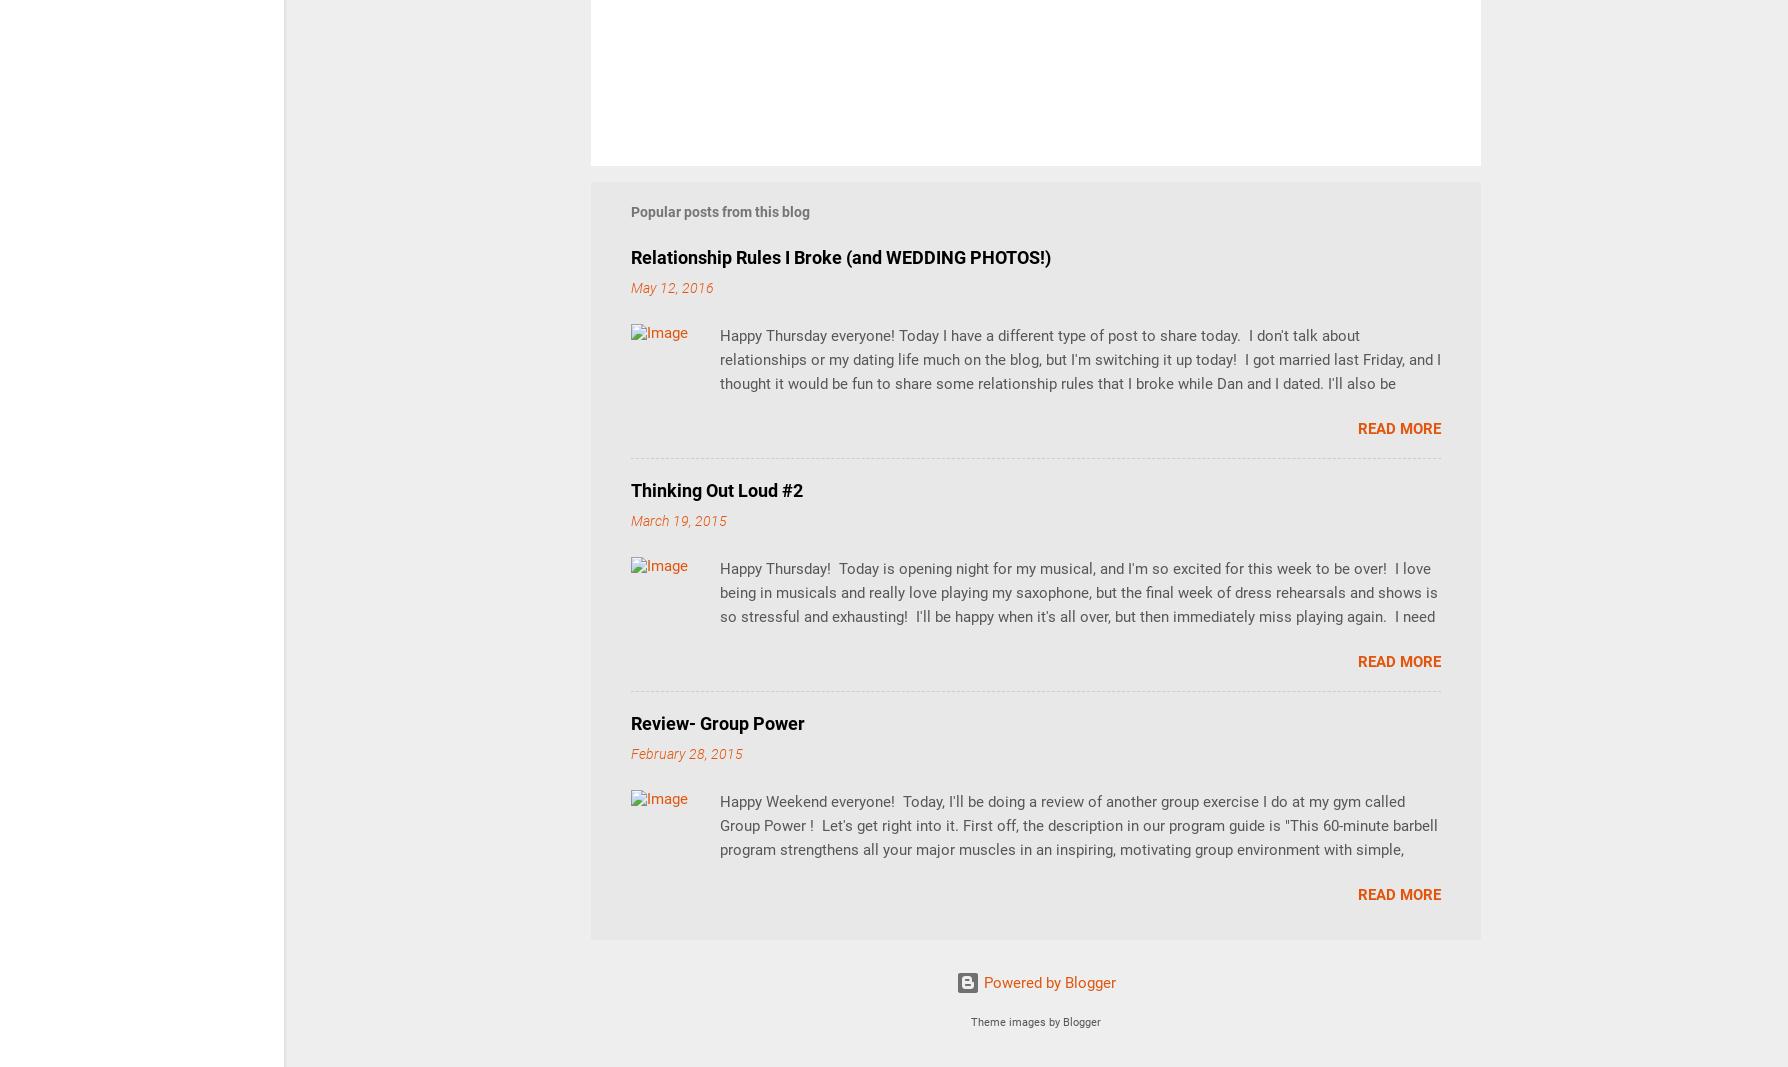 The image size is (1788, 1067). What do you see at coordinates (630, 257) in the screenshot?
I see `'Relationship Rules I Broke (and WEDDING PHOTOS!)'` at bounding box center [630, 257].